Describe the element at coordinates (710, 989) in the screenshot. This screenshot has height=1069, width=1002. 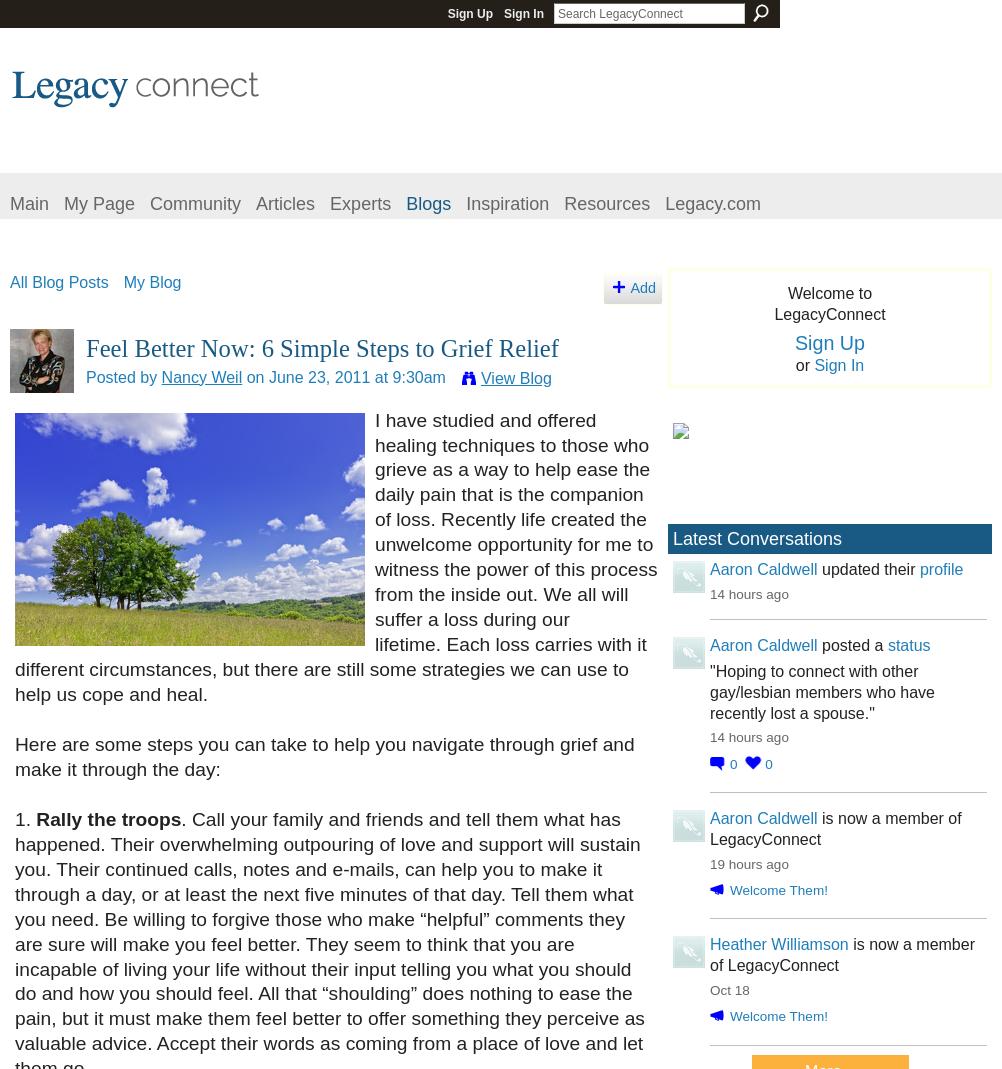
I see `'Oct 18'` at that location.